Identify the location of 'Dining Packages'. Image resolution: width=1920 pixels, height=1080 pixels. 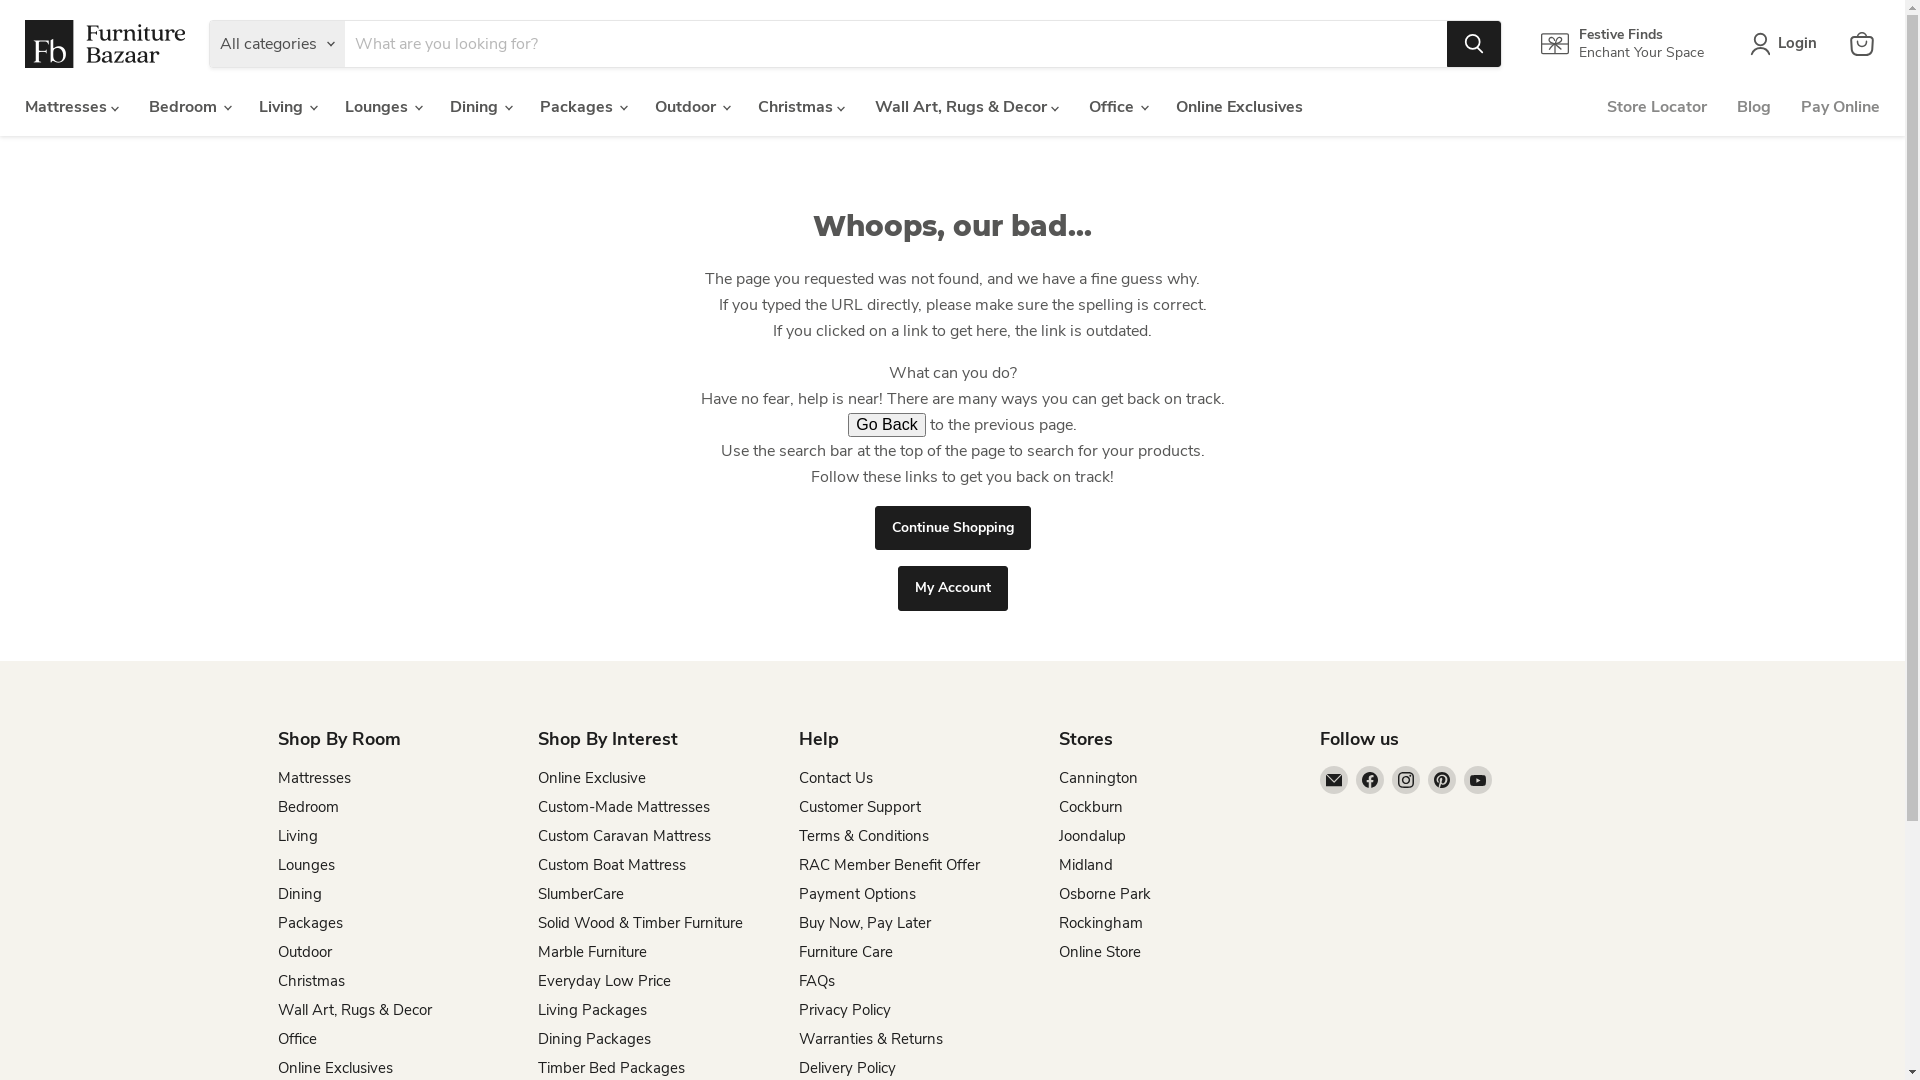
(593, 1037).